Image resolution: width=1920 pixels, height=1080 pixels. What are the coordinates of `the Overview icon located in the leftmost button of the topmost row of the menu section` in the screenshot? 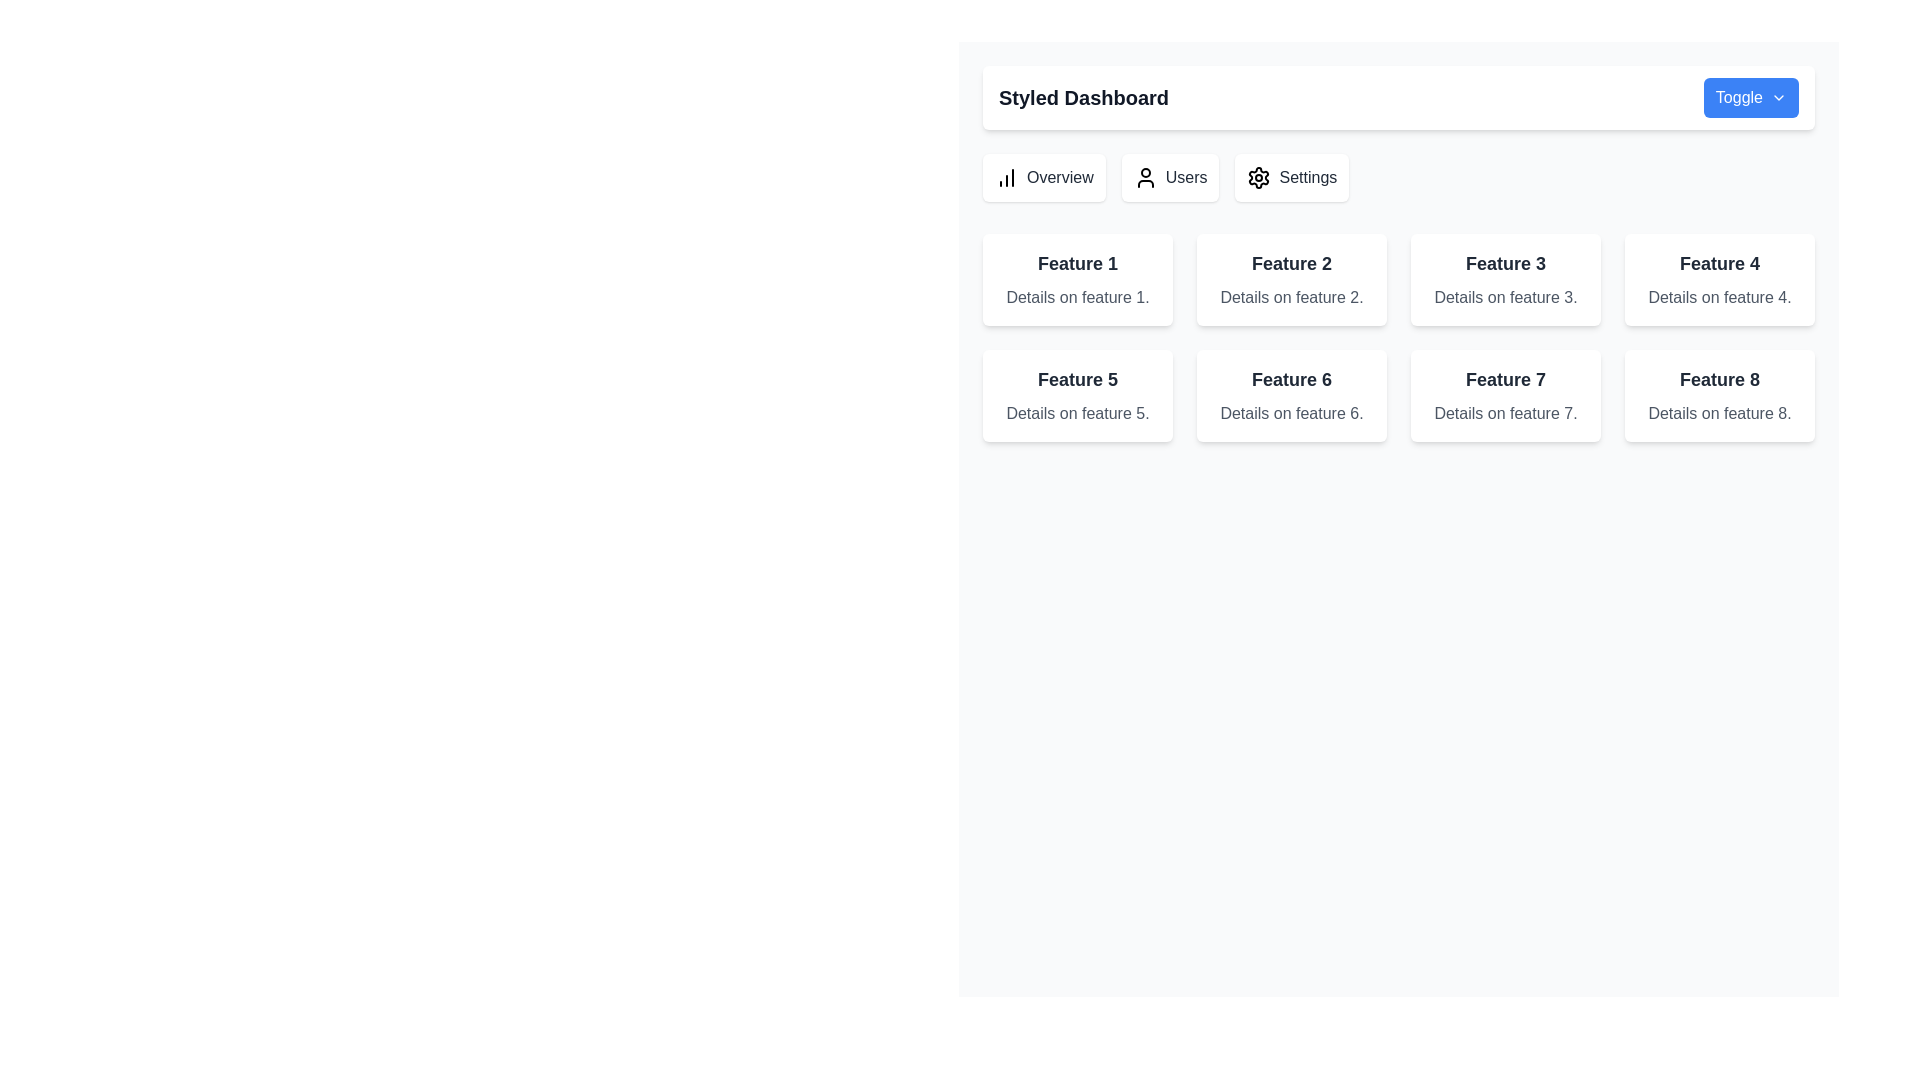 It's located at (1007, 176).